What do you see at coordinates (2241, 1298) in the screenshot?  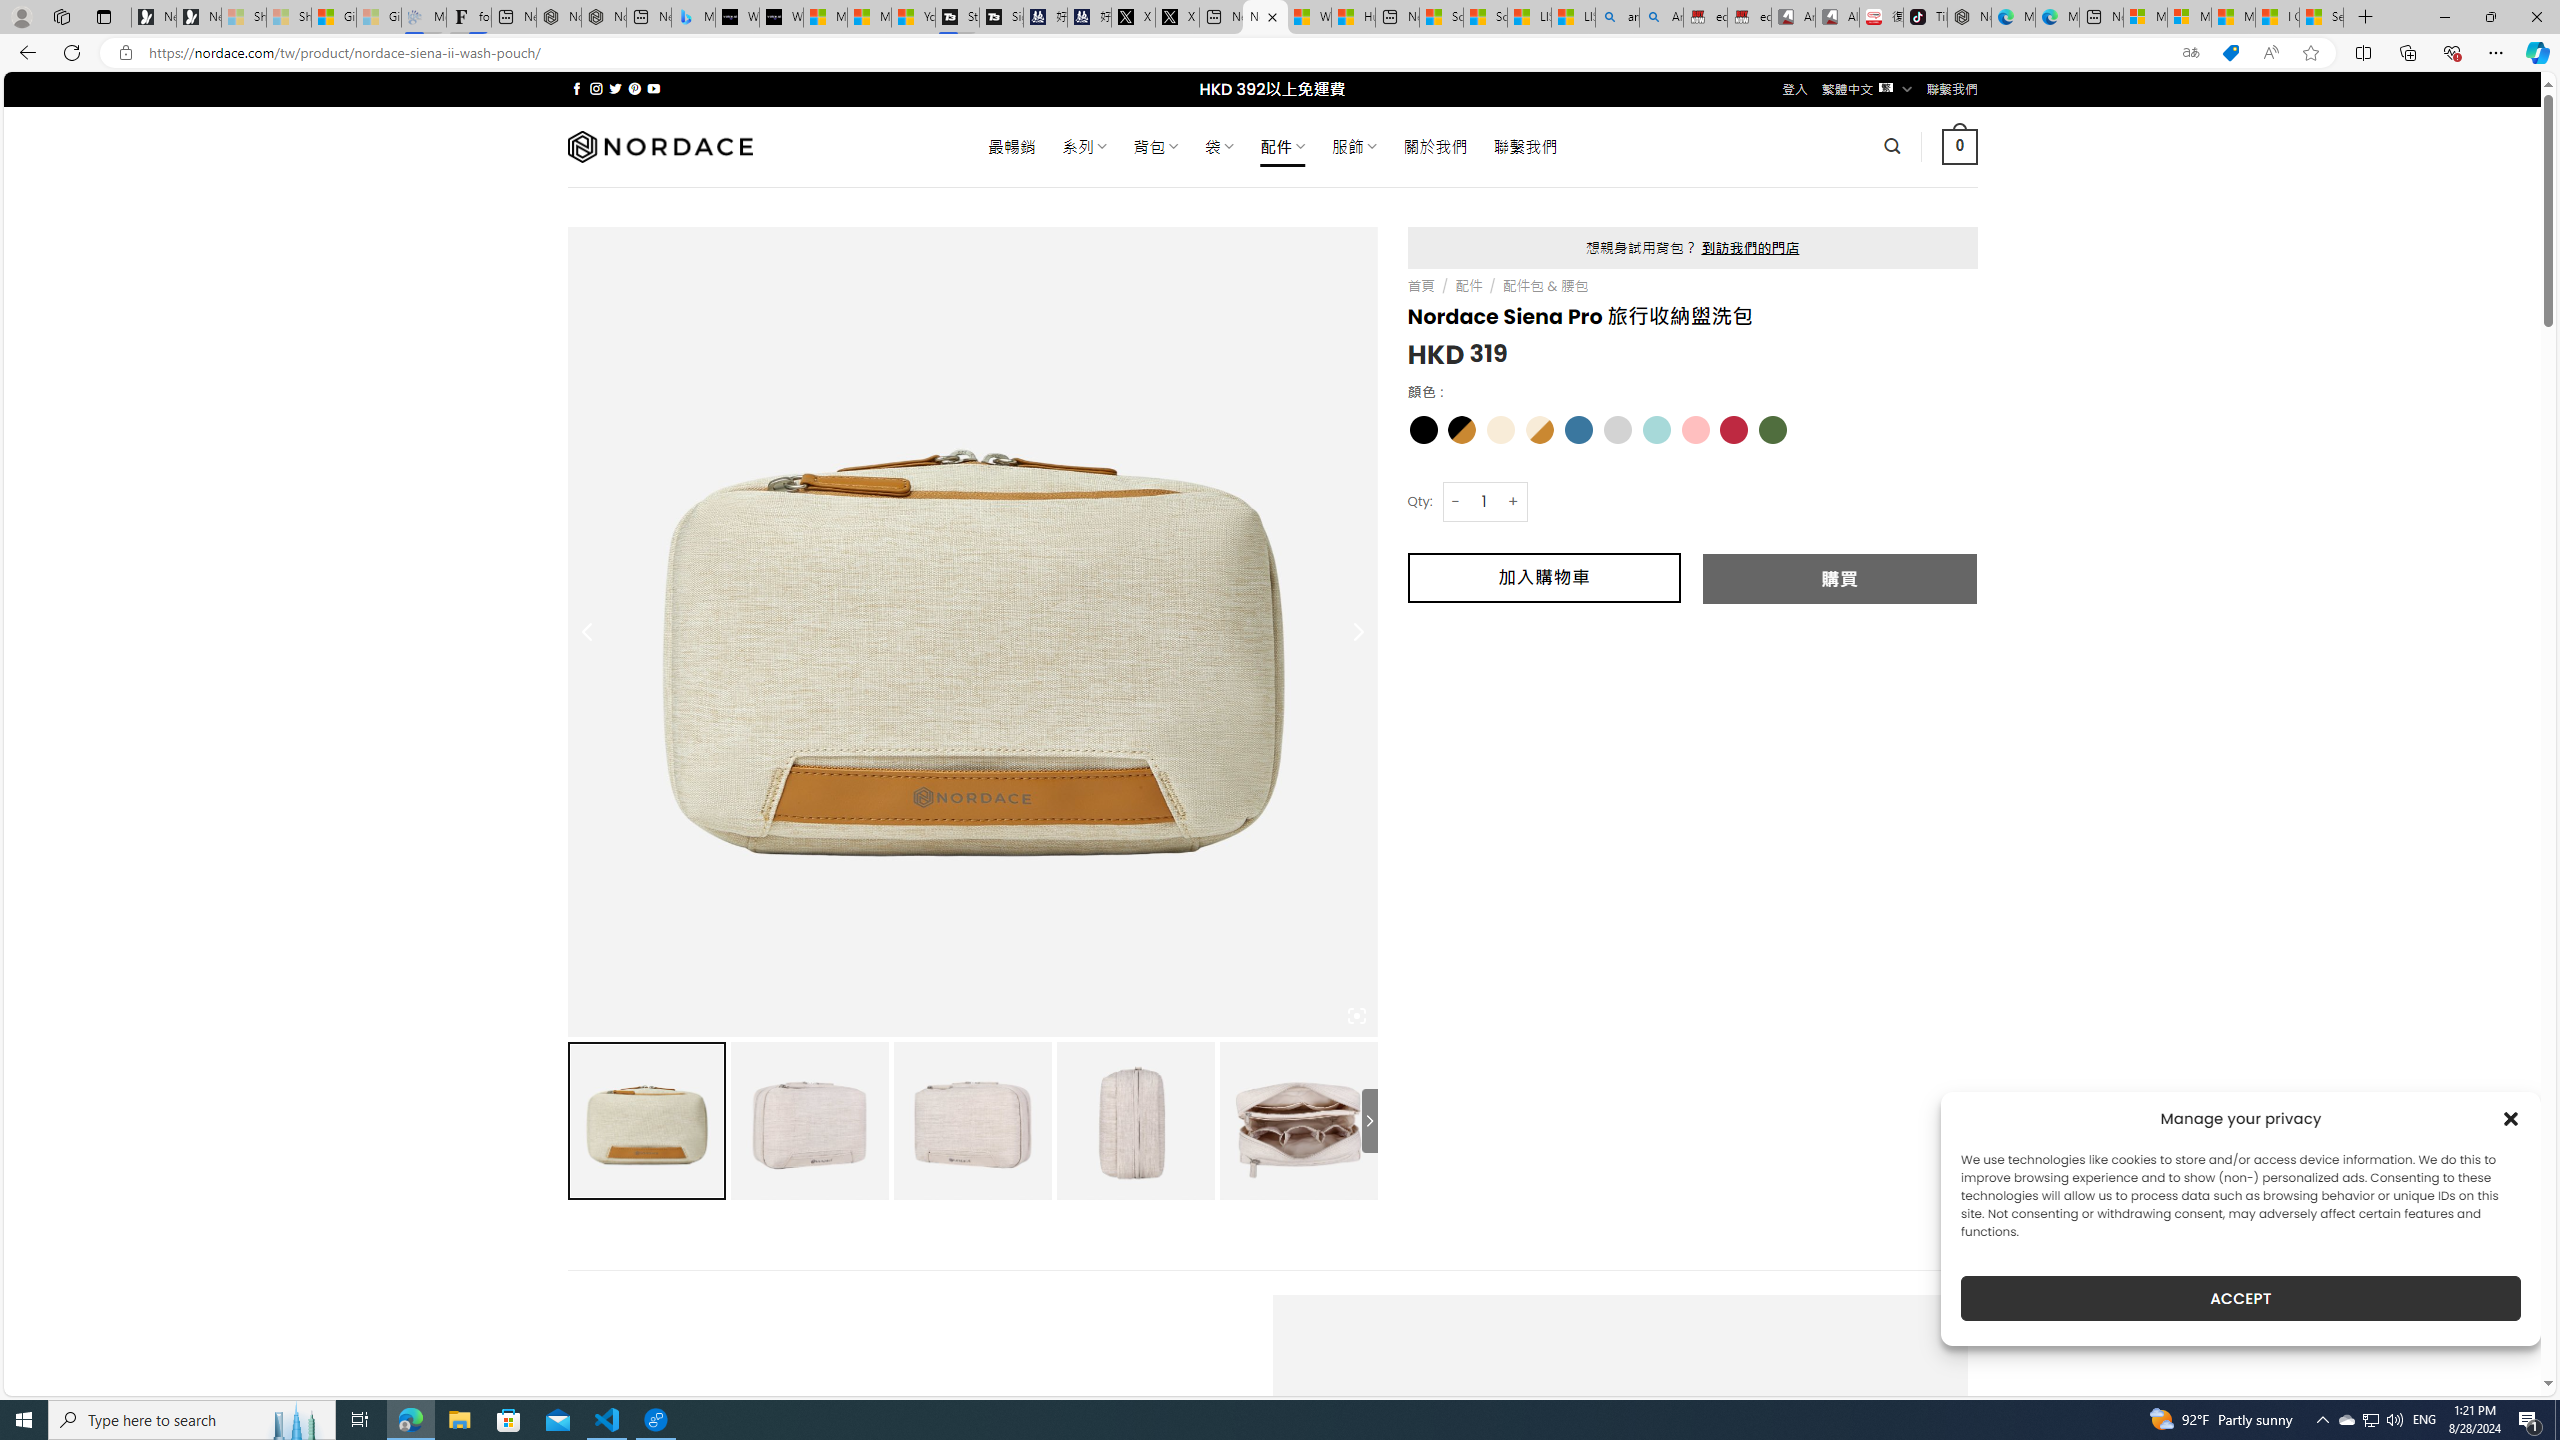 I see `'ACCEPT'` at bounding box center [2241, 1298].